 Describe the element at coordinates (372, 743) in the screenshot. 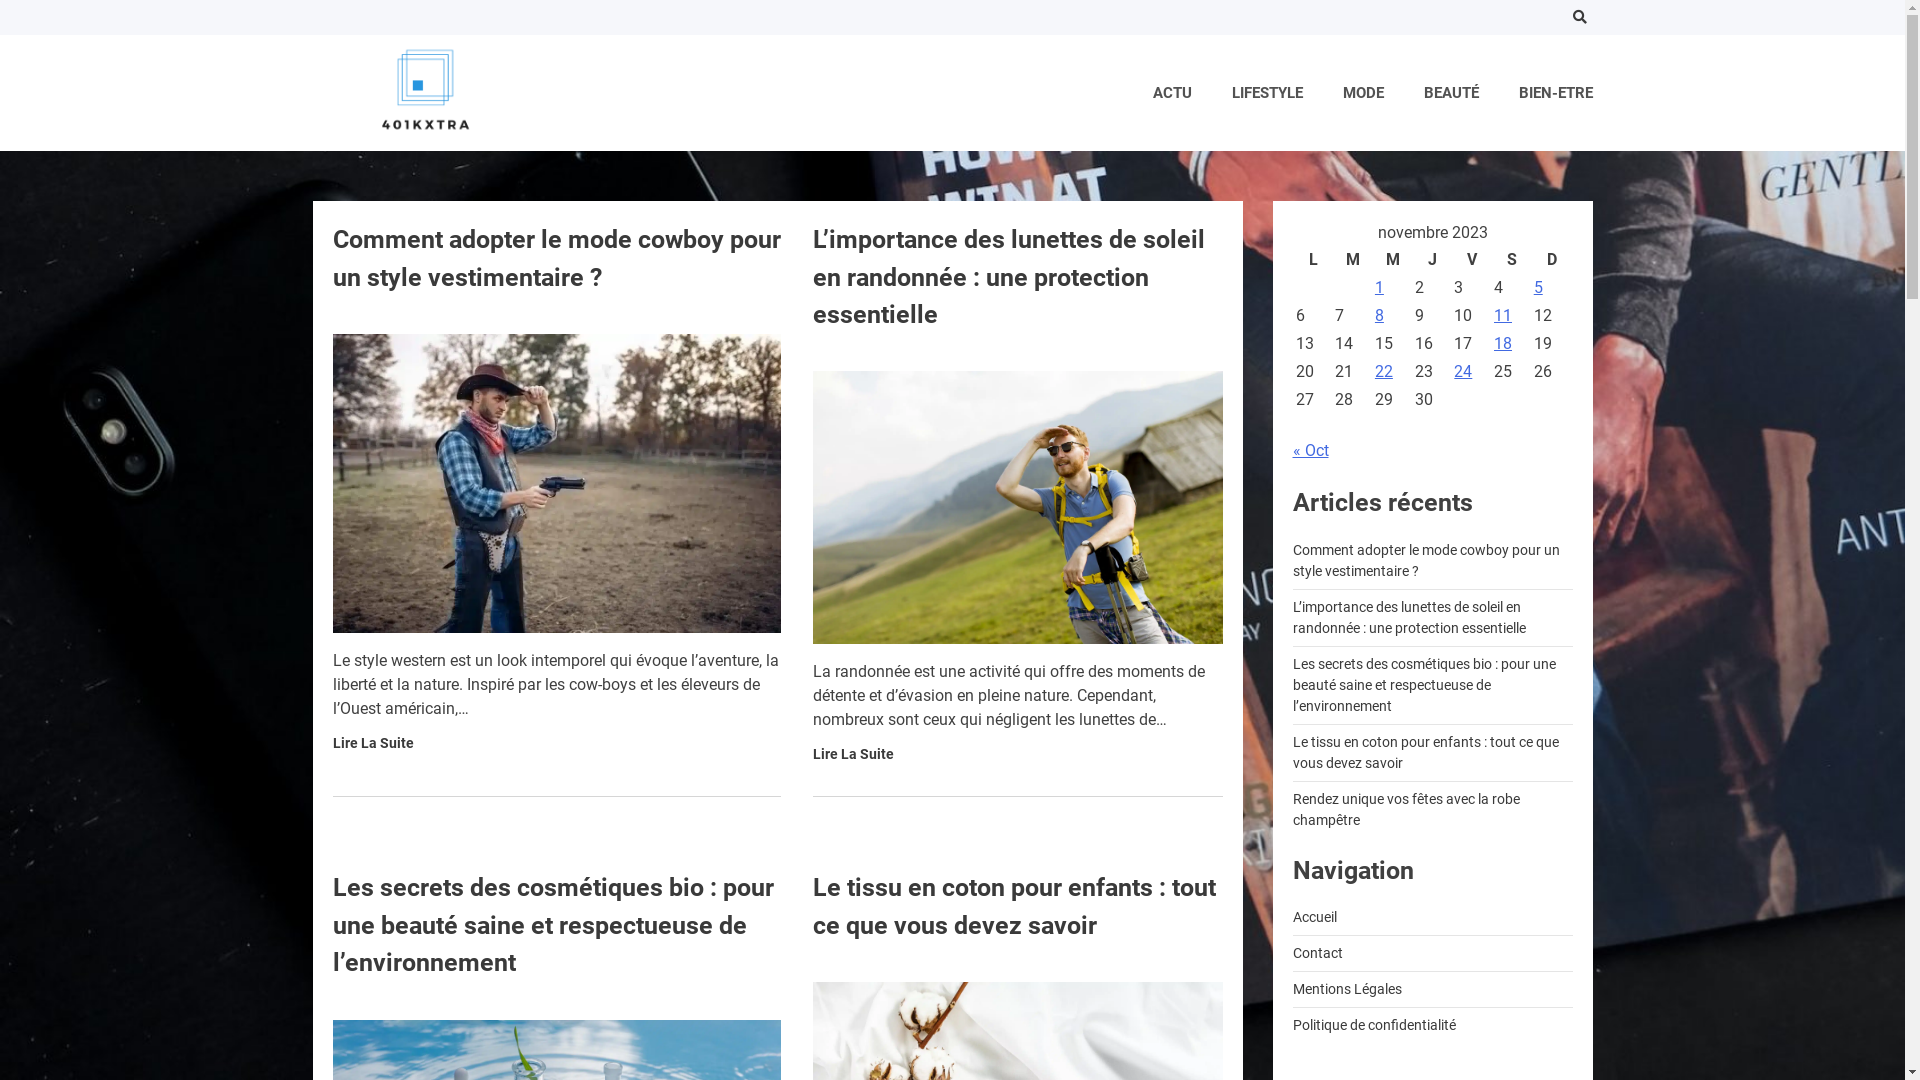

I see `'Lire La Suite'` at that location.